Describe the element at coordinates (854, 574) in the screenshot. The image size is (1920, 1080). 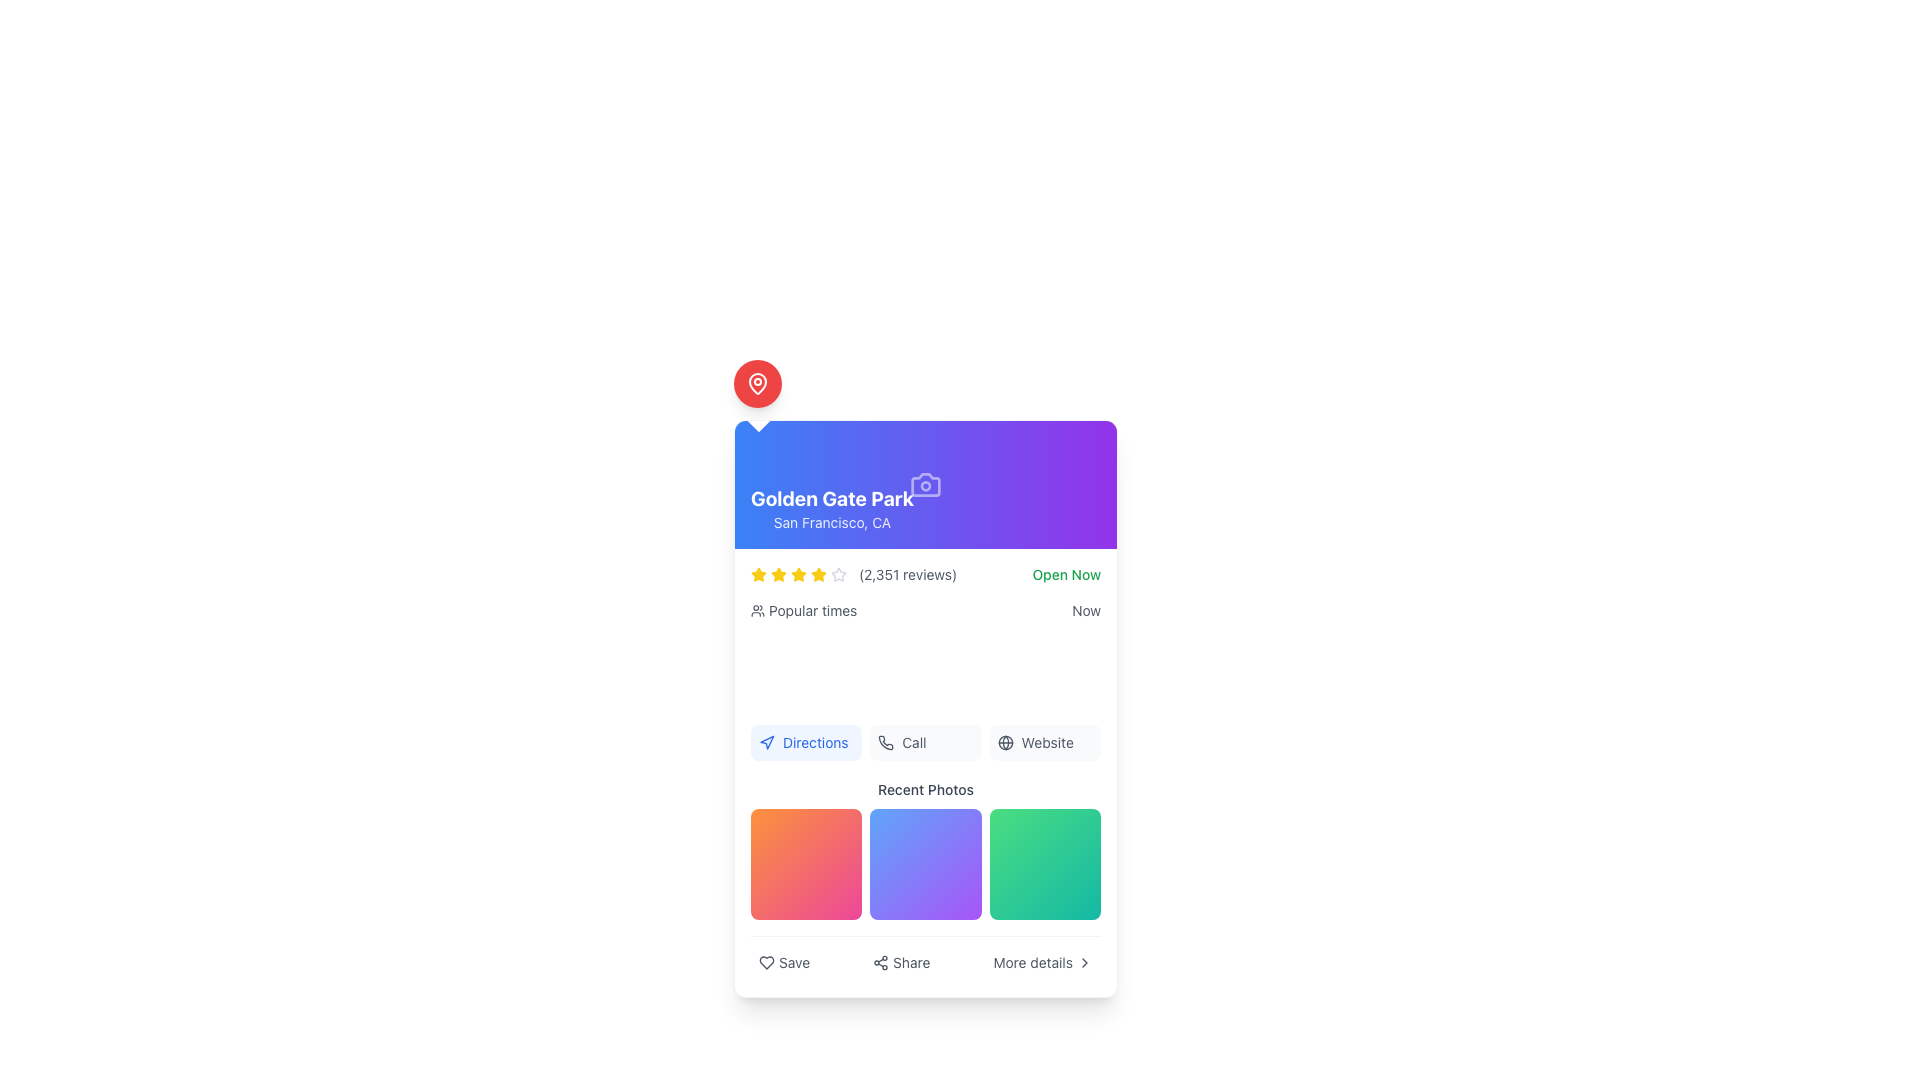
I see `the text label displaying the review count '(2,351 reviews)', which is styled in gray and situated to the right of the rating stars in the card layout` at that location.